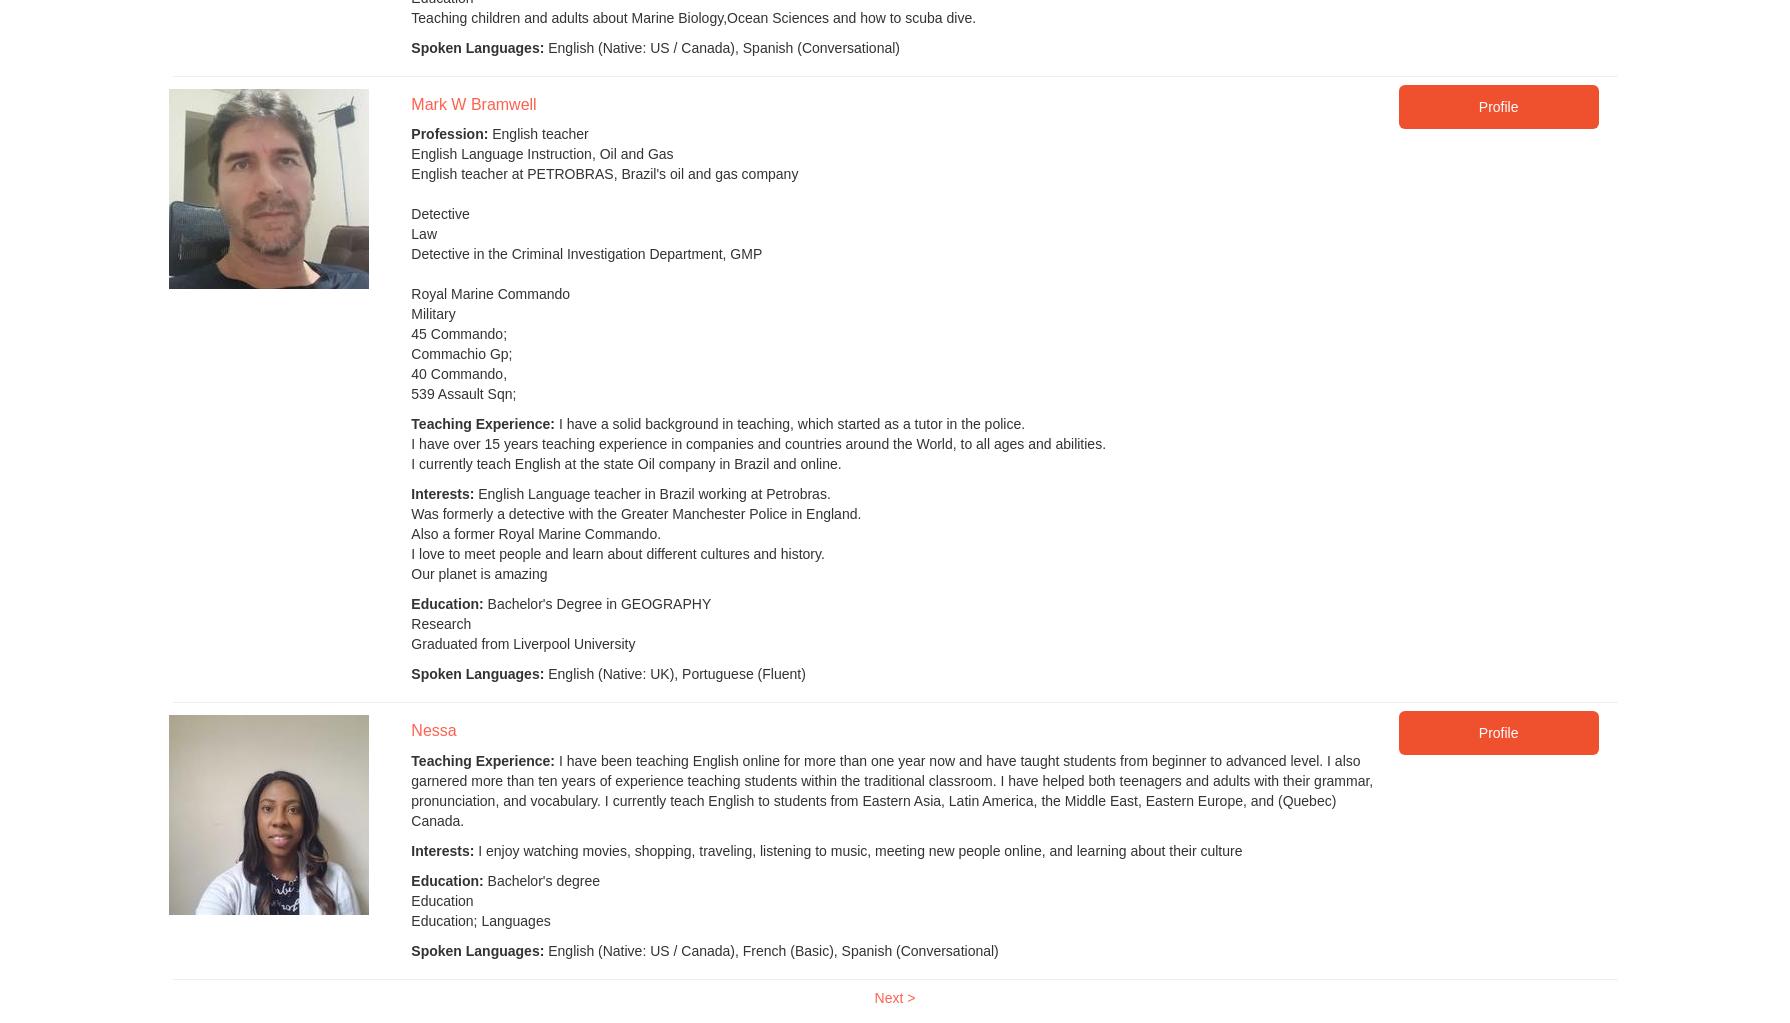  Describe the element at coordinates (769, 949) in the screenshot. I see `'English
              (Native: US / Canada), 
            
              French
              (Basic), 
            
              Spanish
              (Conversational)'` at that location.